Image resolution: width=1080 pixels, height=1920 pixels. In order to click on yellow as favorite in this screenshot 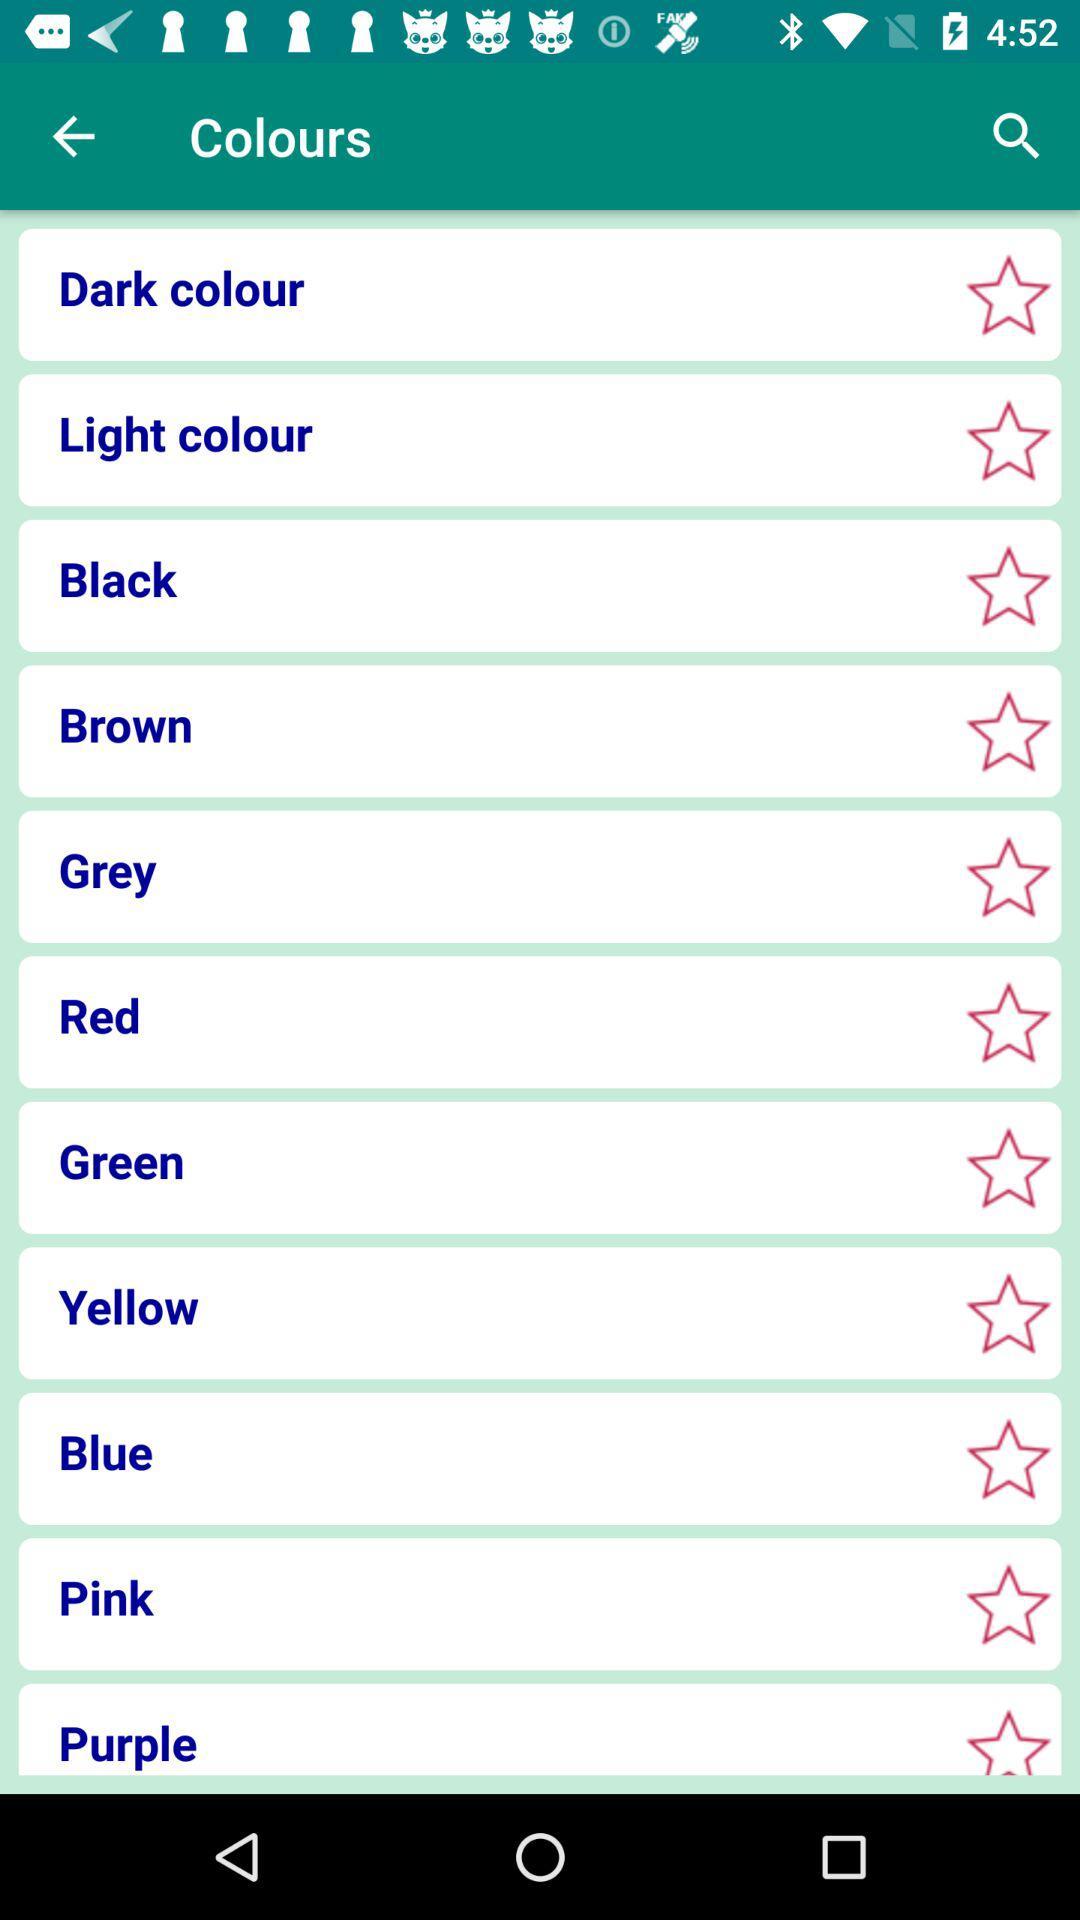, I will do `click(1008, 1313)`.